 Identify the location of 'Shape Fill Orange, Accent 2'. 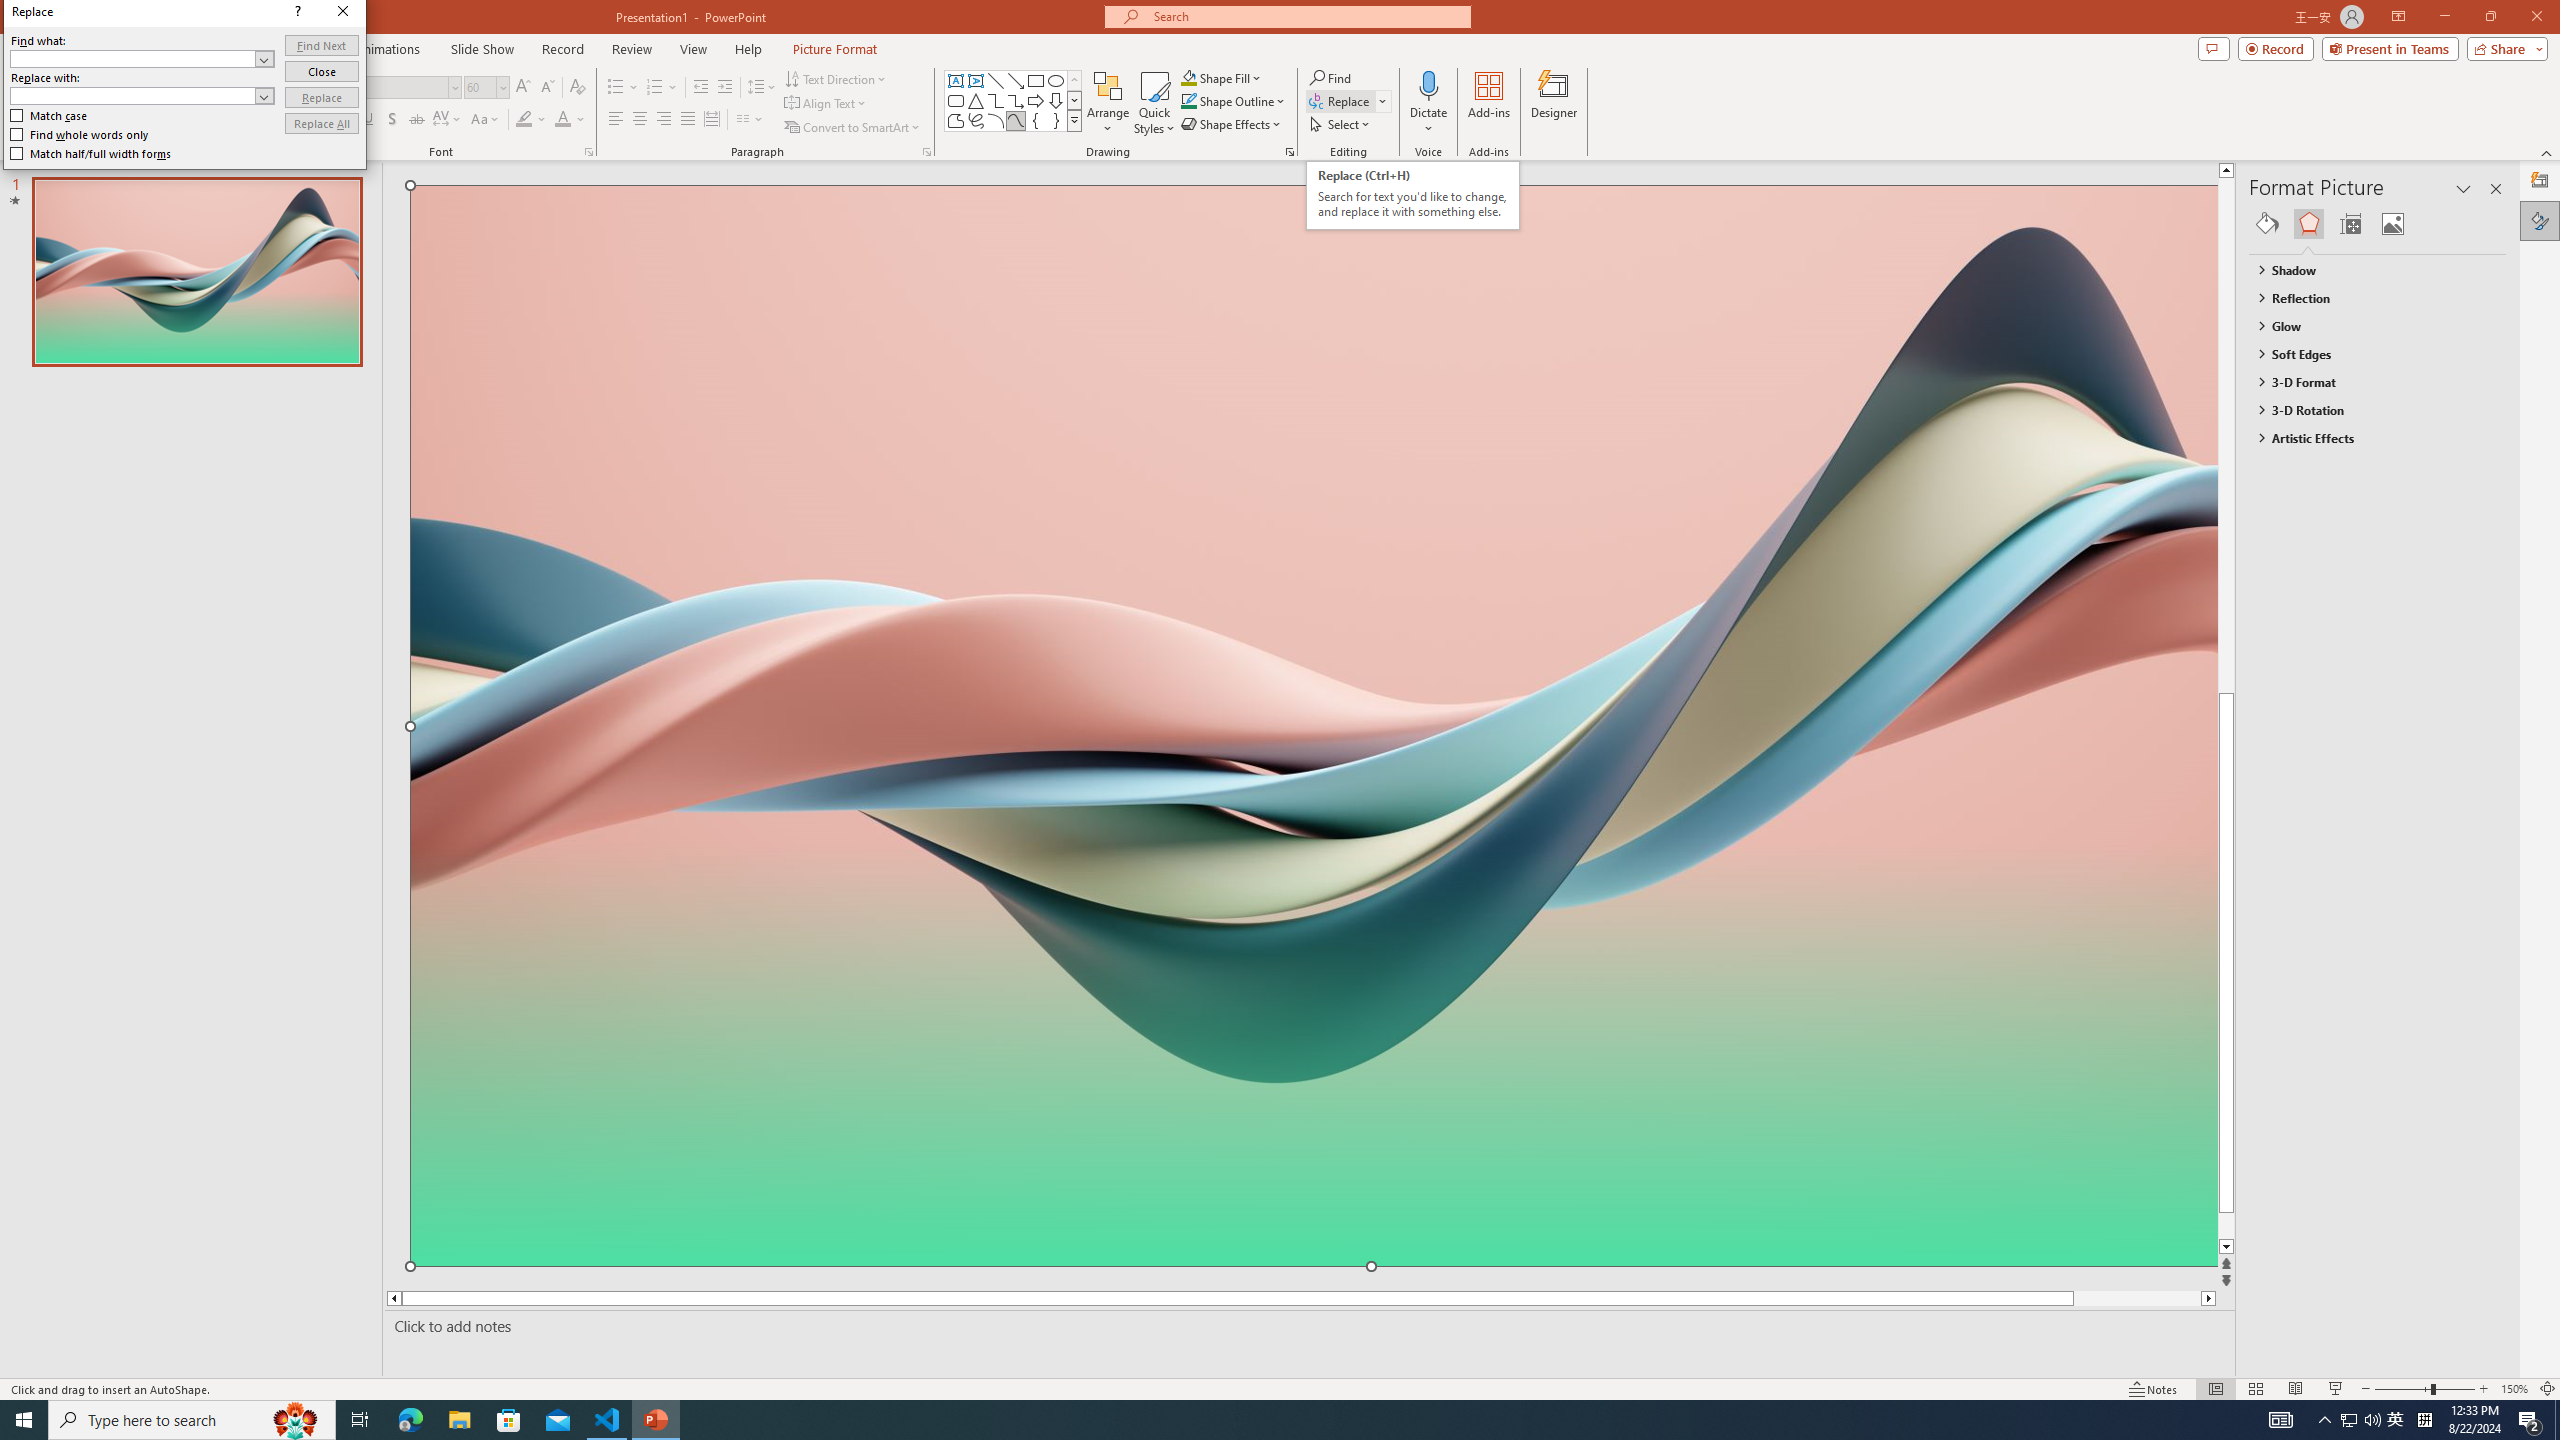
(1189, 77).